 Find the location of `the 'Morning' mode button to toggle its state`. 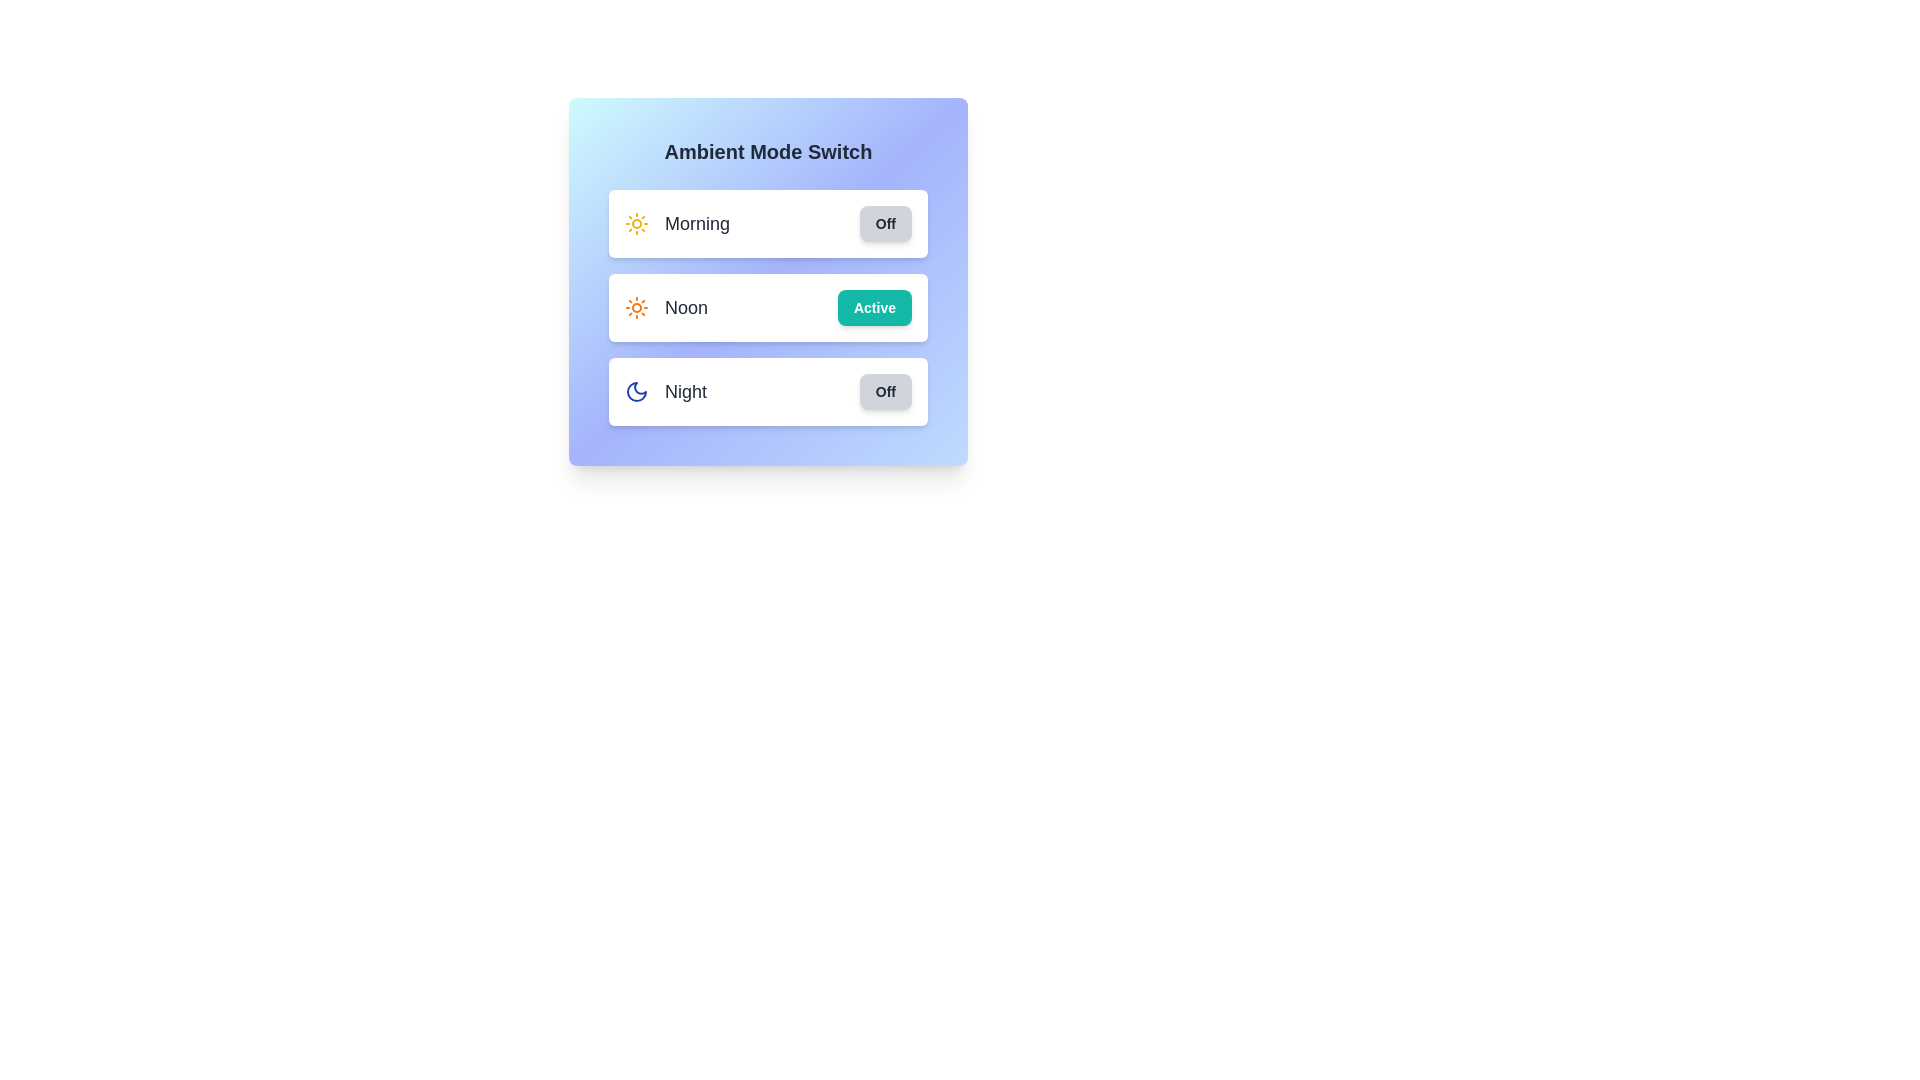

the 'Morning' mode button to toggle its state is located at coordinates (636, 223).